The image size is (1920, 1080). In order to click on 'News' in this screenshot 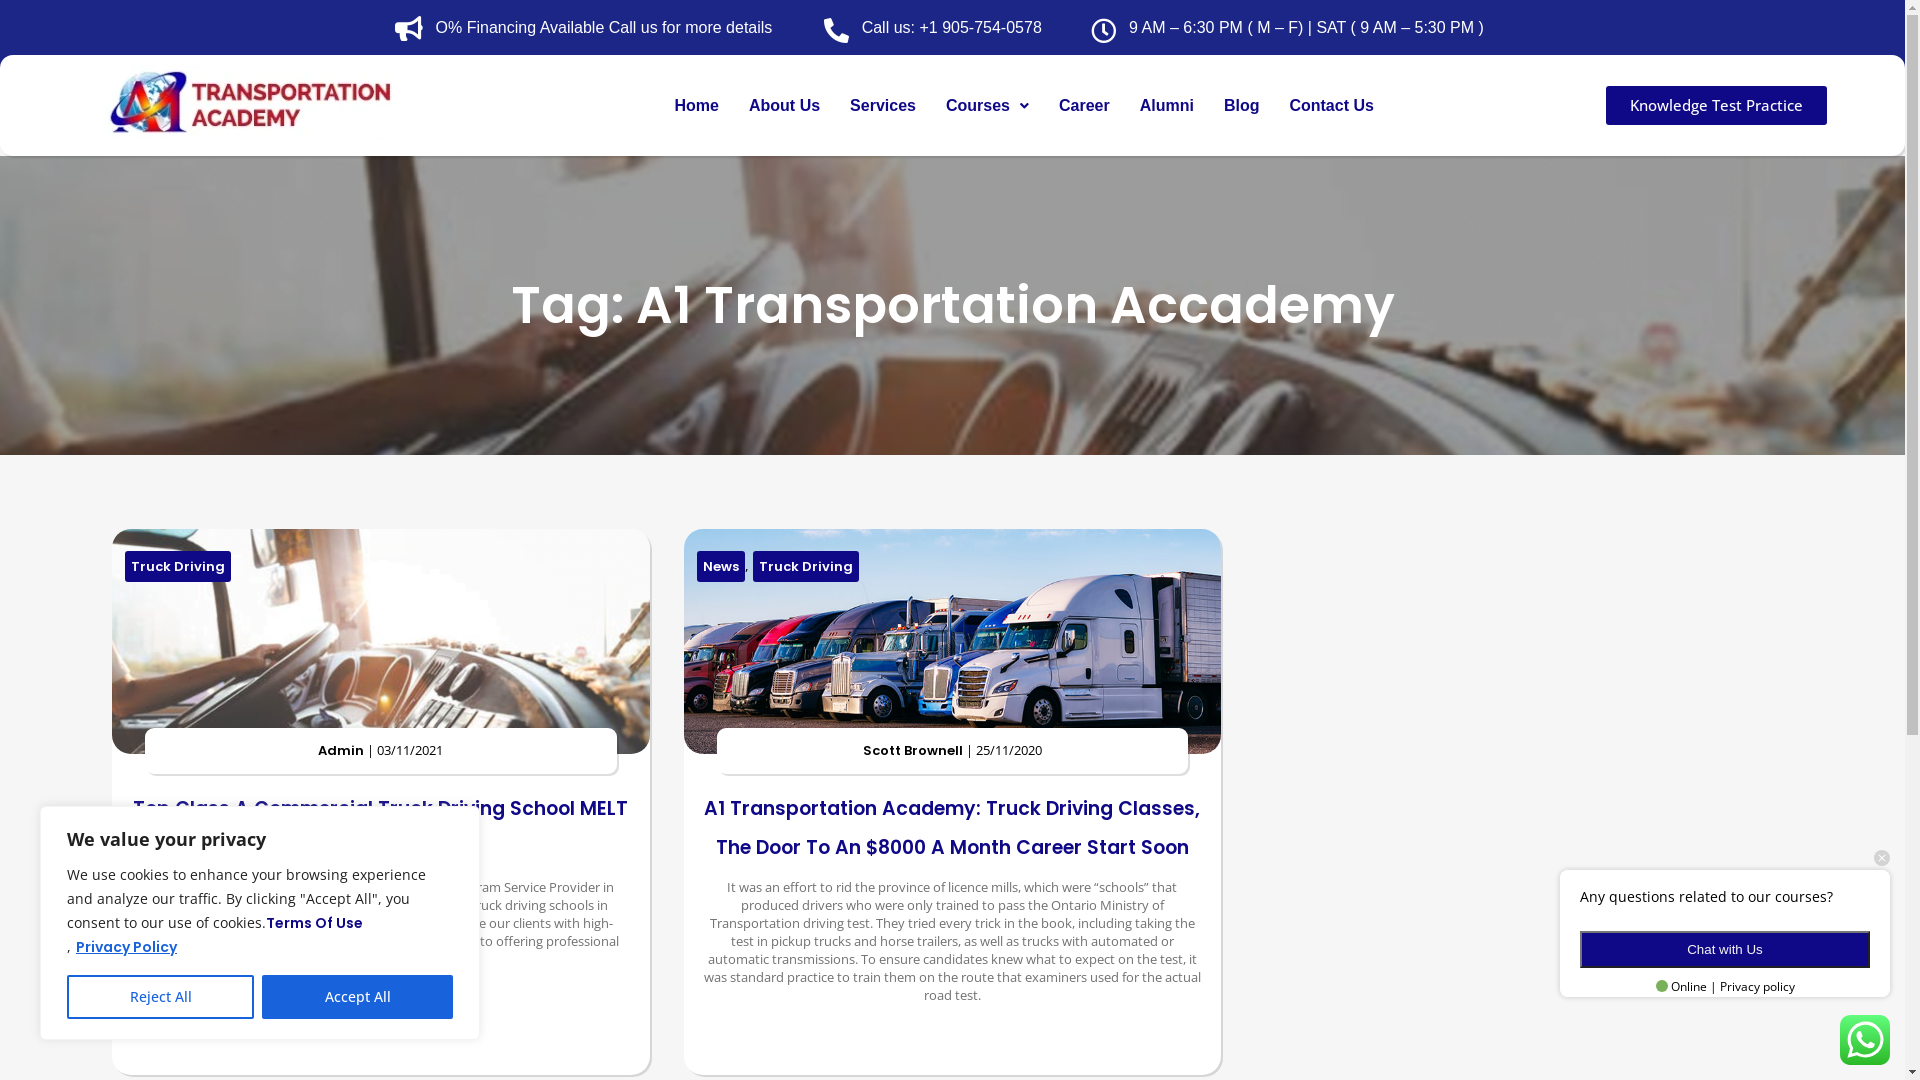, I will do `click(720, 566)`.